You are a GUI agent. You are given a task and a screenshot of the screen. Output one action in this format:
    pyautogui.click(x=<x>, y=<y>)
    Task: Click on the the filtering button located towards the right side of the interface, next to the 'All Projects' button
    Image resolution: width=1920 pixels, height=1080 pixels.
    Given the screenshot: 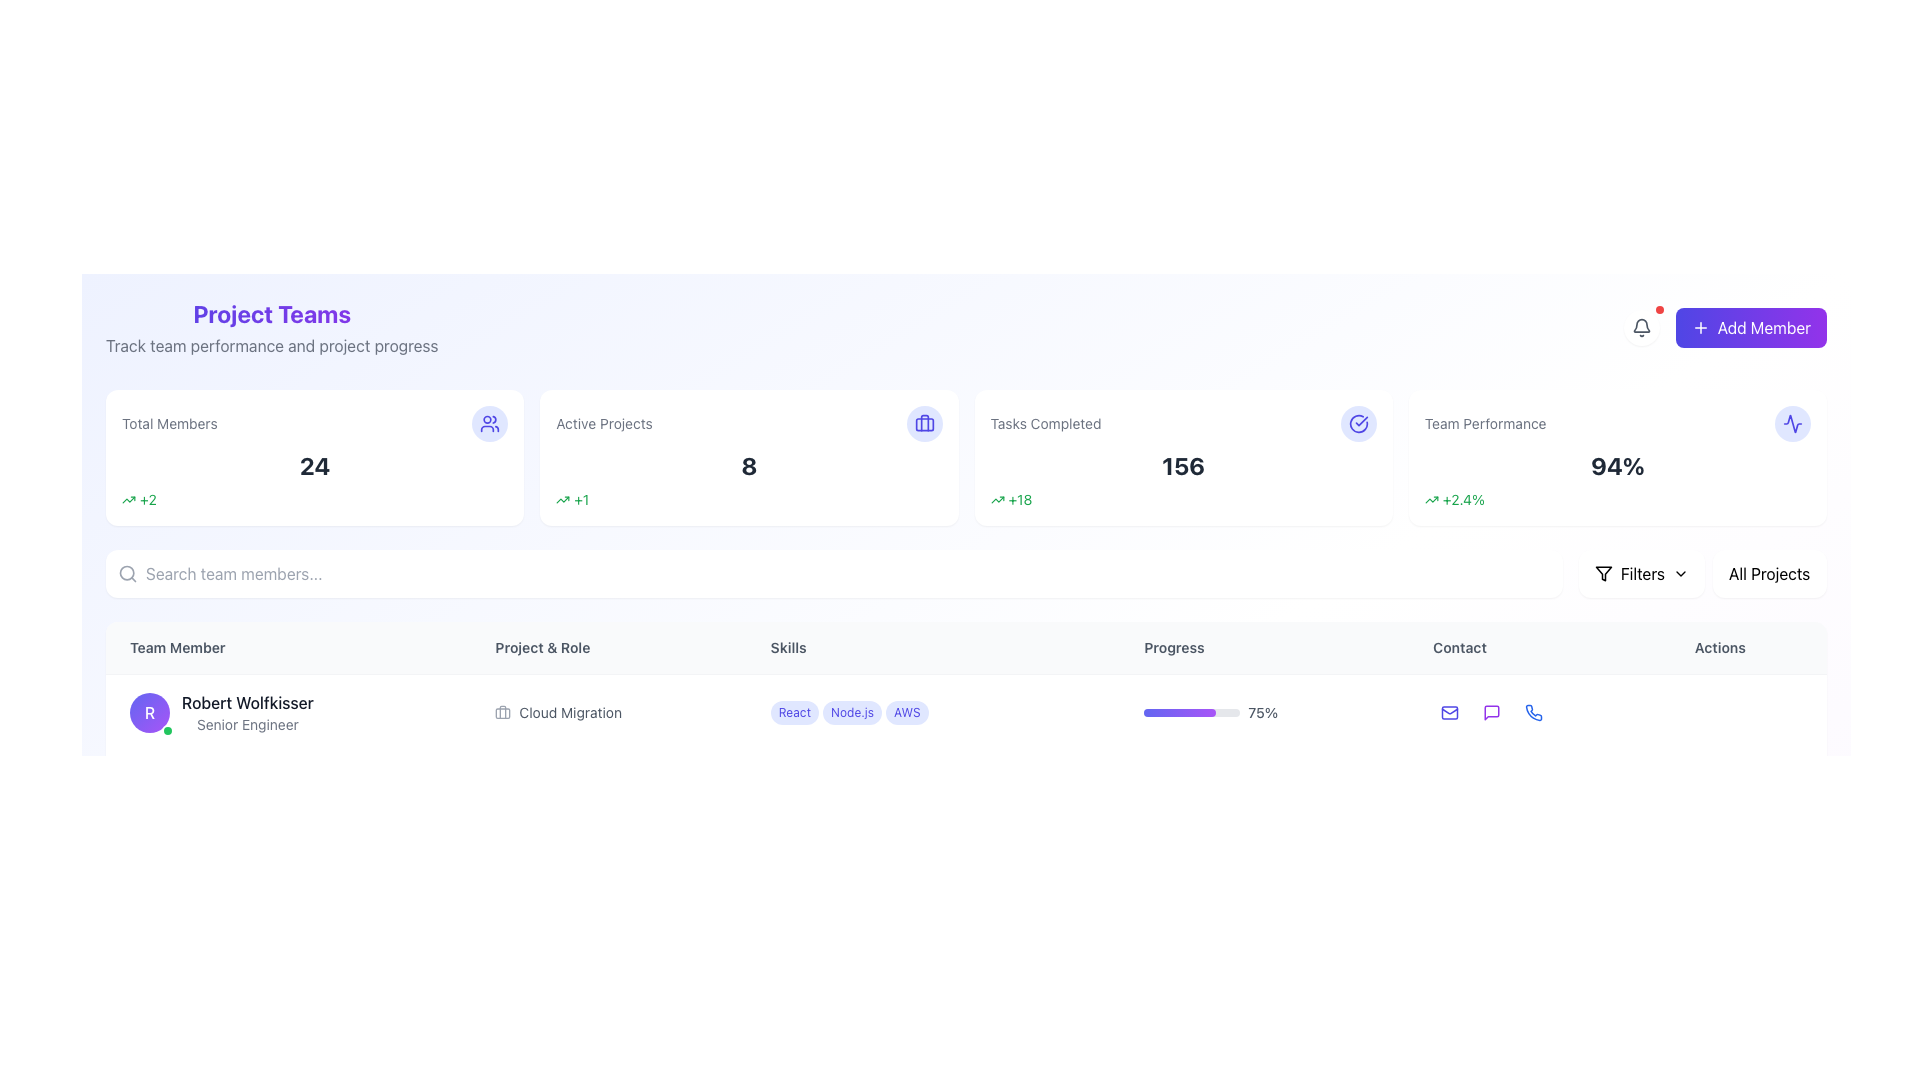 What is the action you would take?
    pyautogui.click(x=1641, y=574)
    